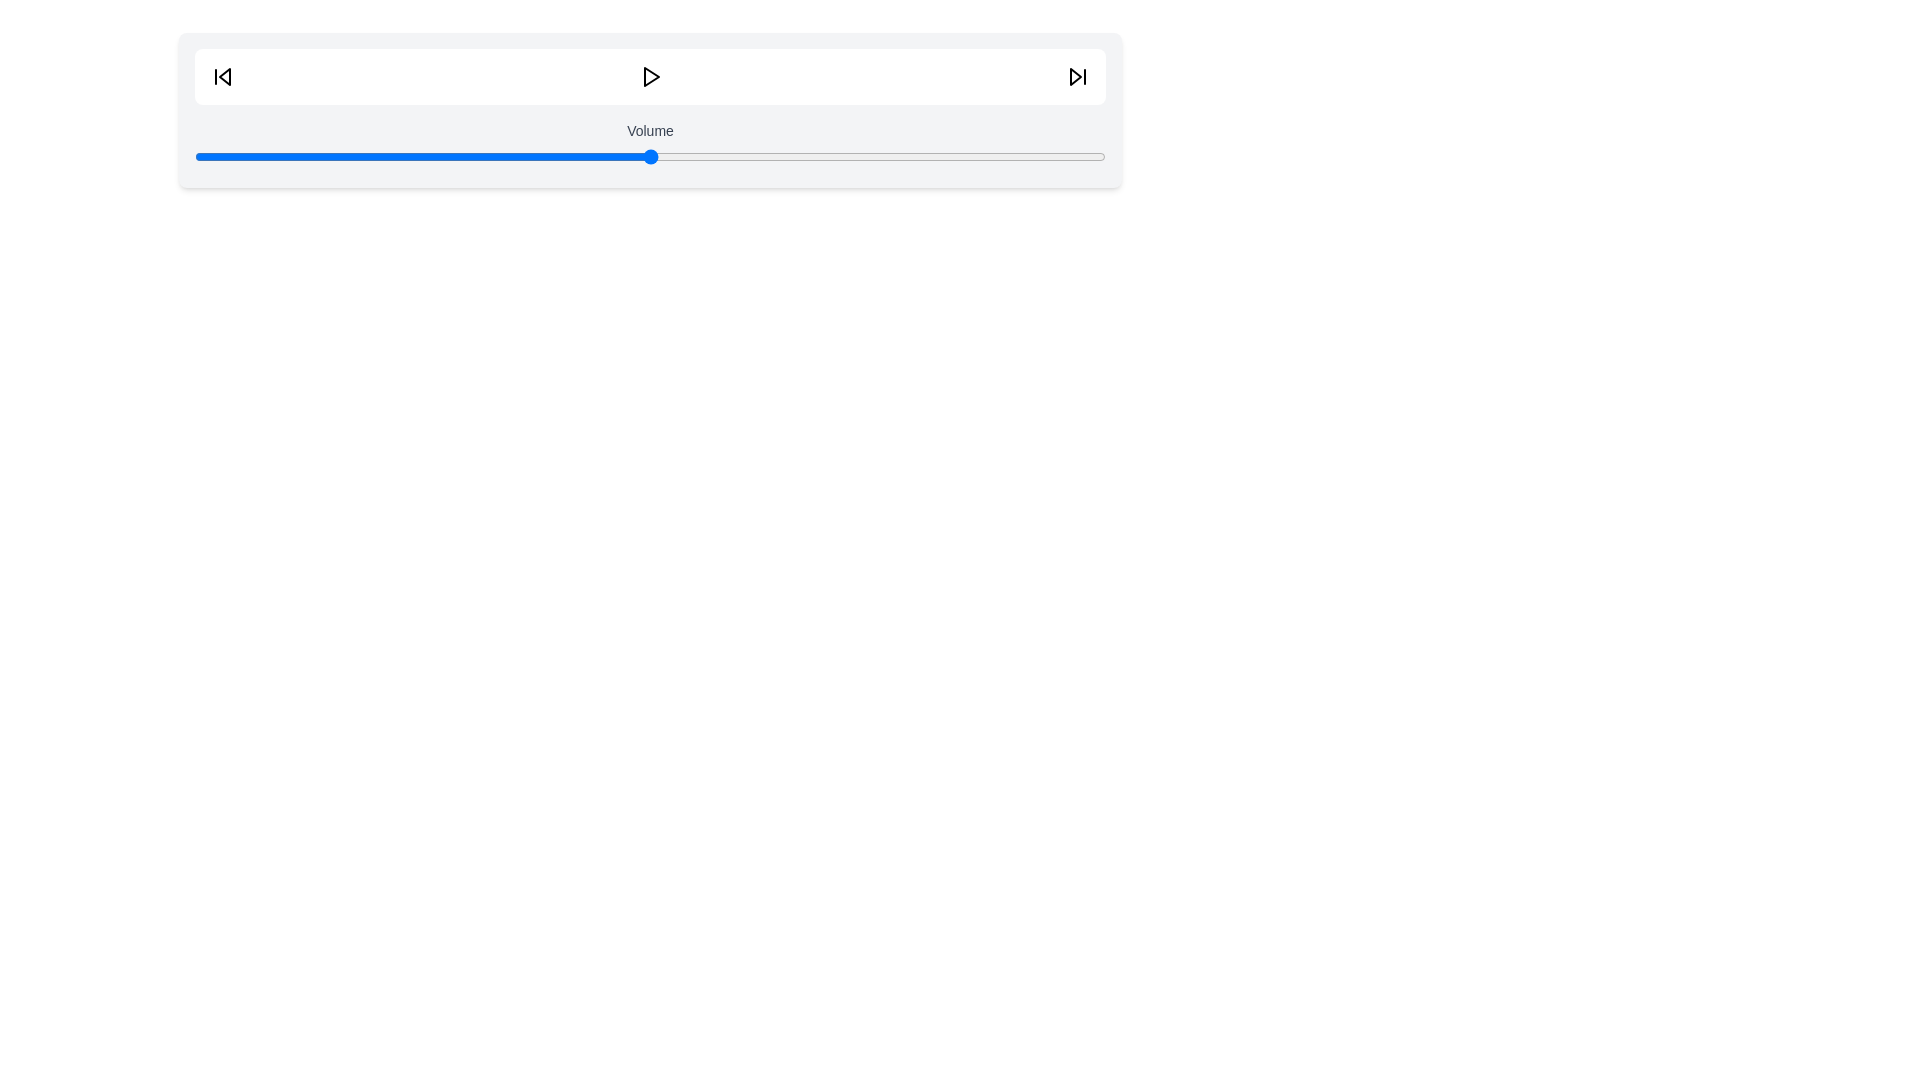  What do you see at coordinates (449, 156) in the screenshot?
I see `the volume level` at bounding box center [449, 156].